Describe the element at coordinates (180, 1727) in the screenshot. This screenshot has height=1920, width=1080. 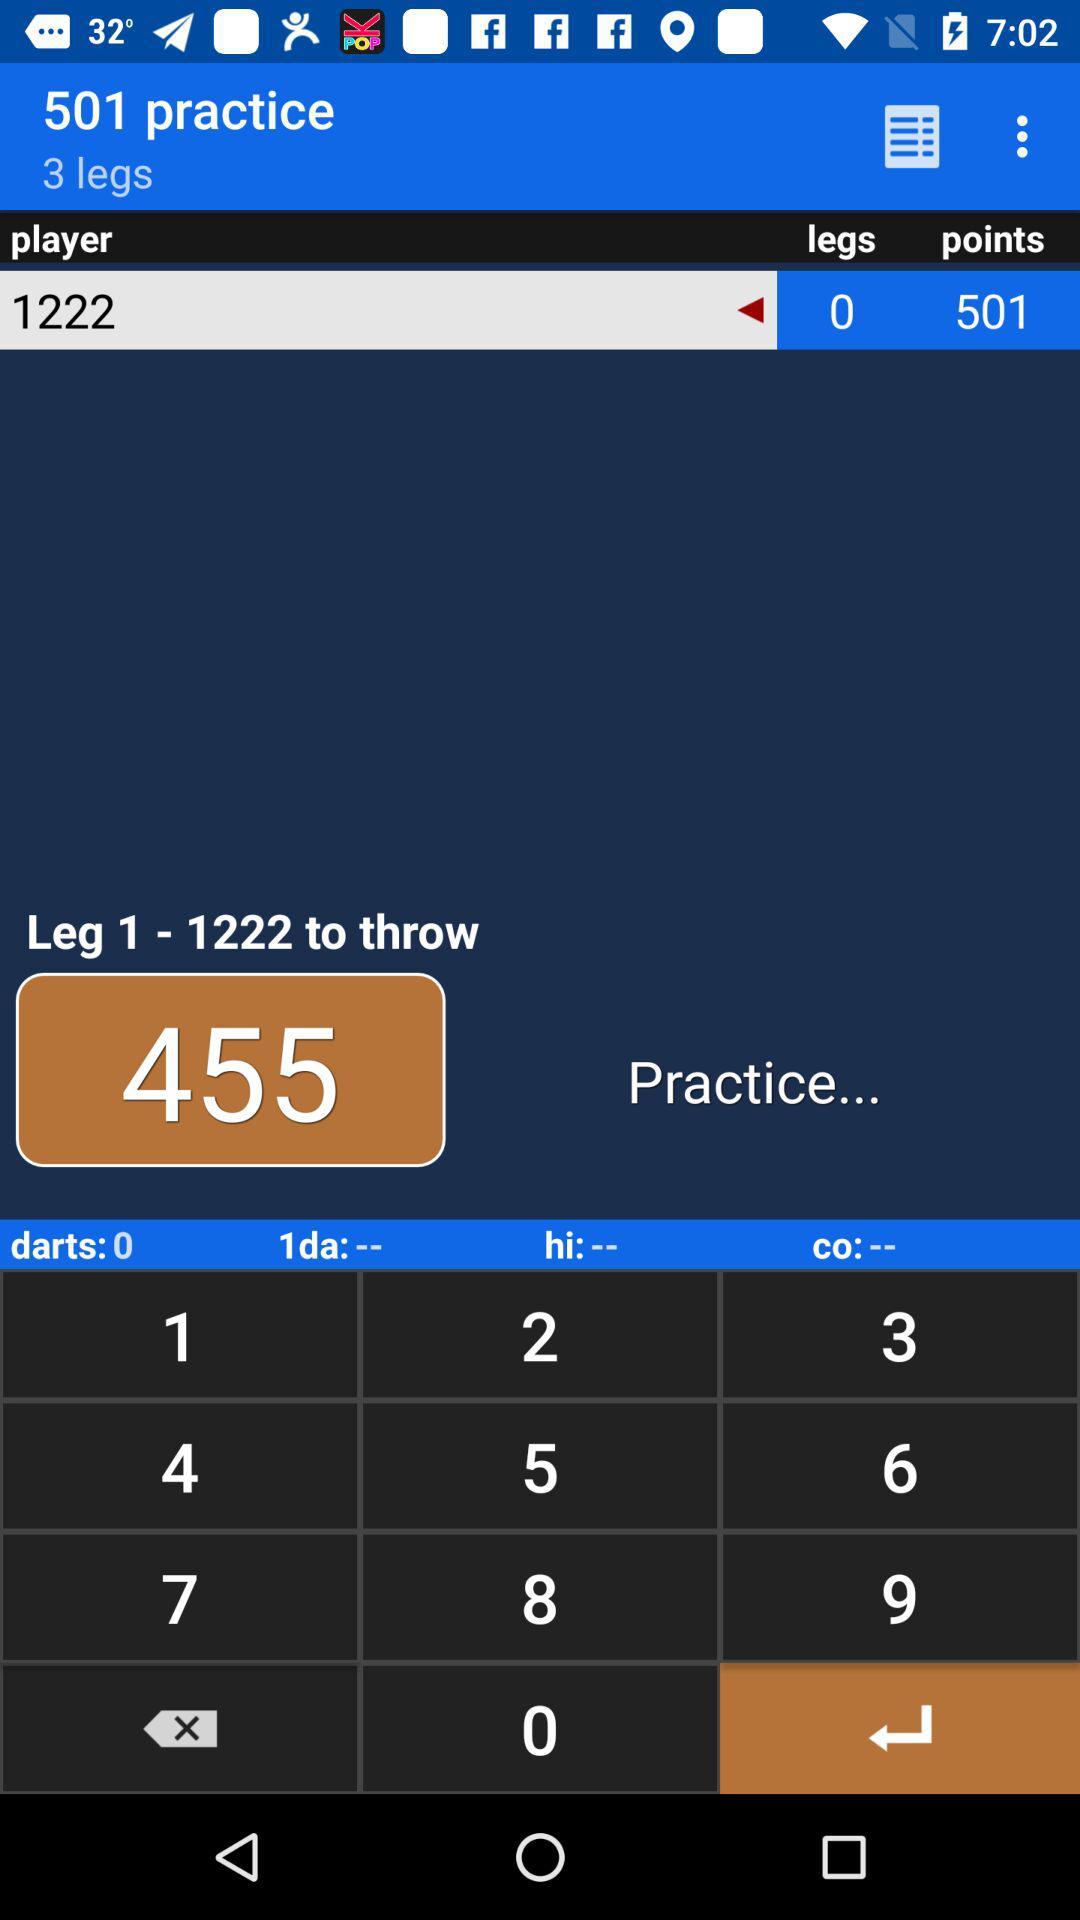
I see `delete a digit` at that location.